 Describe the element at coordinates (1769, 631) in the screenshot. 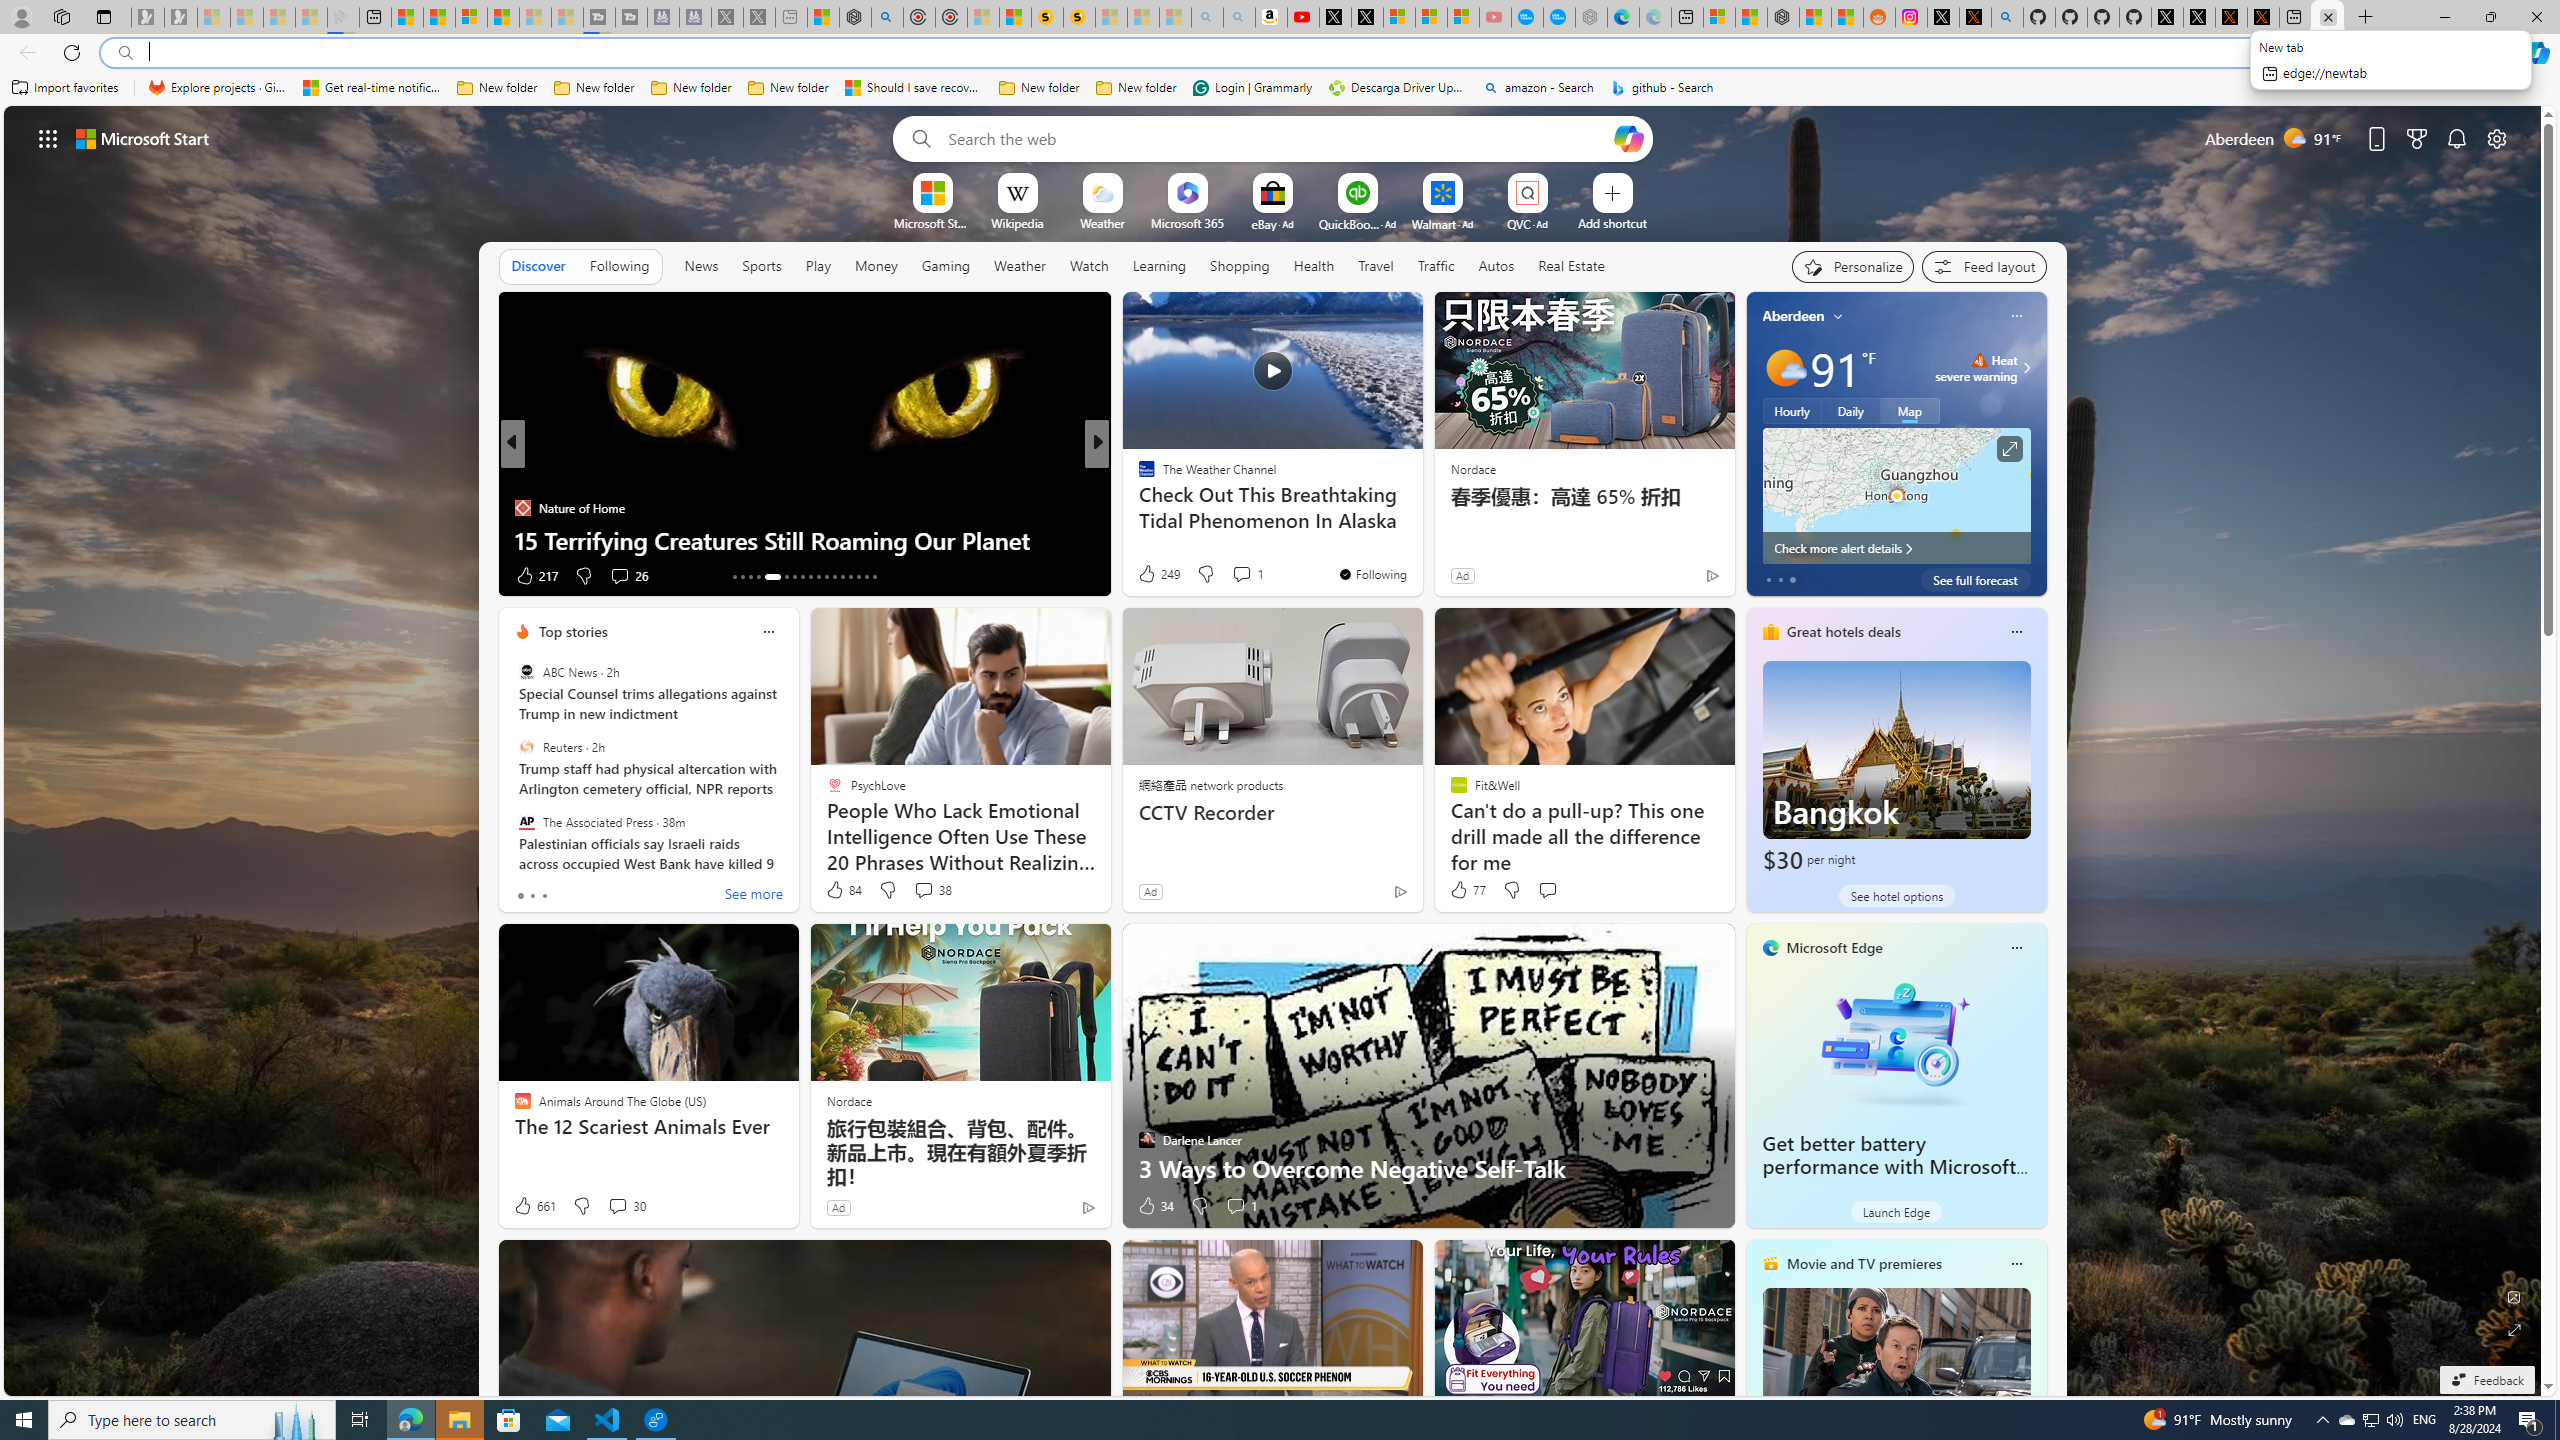

I see `'hotels-header-icon'` at that location.